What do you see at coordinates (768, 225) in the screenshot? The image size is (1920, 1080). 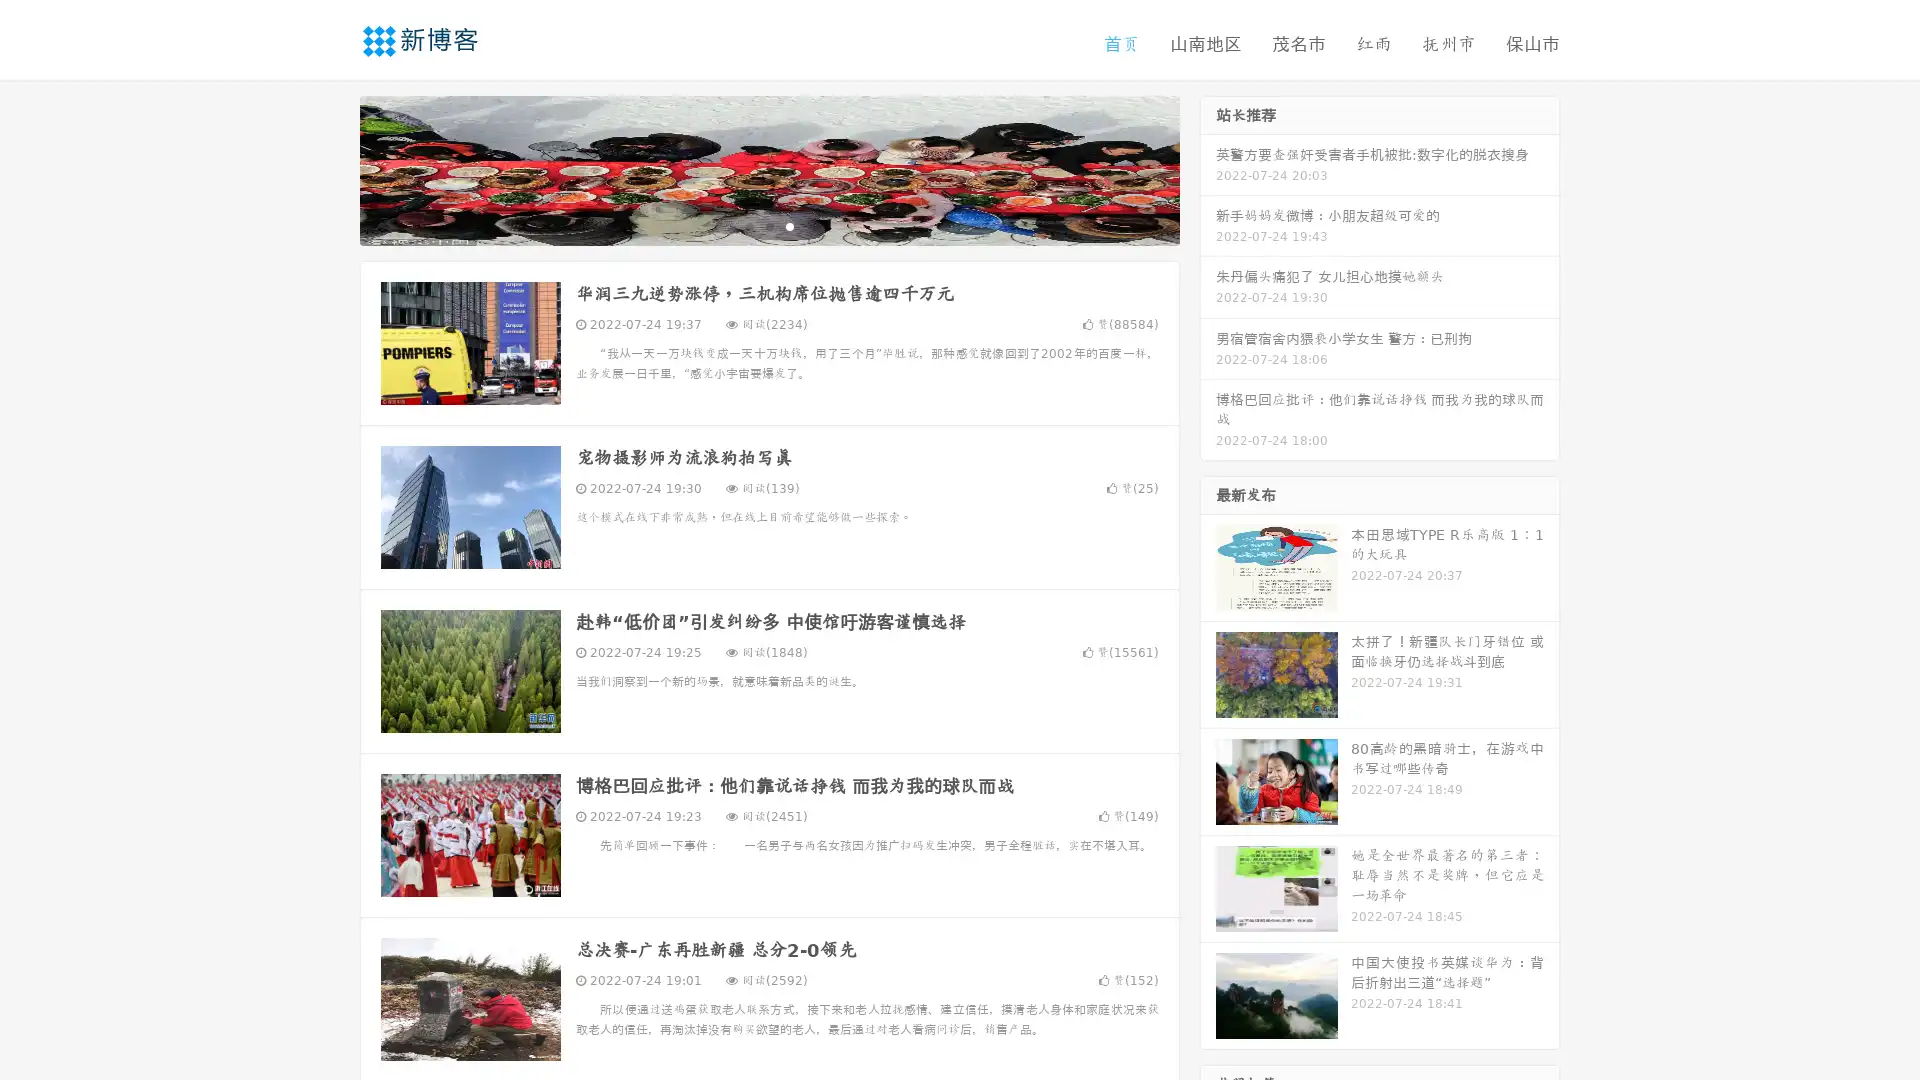 I see `Go to slide 2` at bounding box center [768, 225].